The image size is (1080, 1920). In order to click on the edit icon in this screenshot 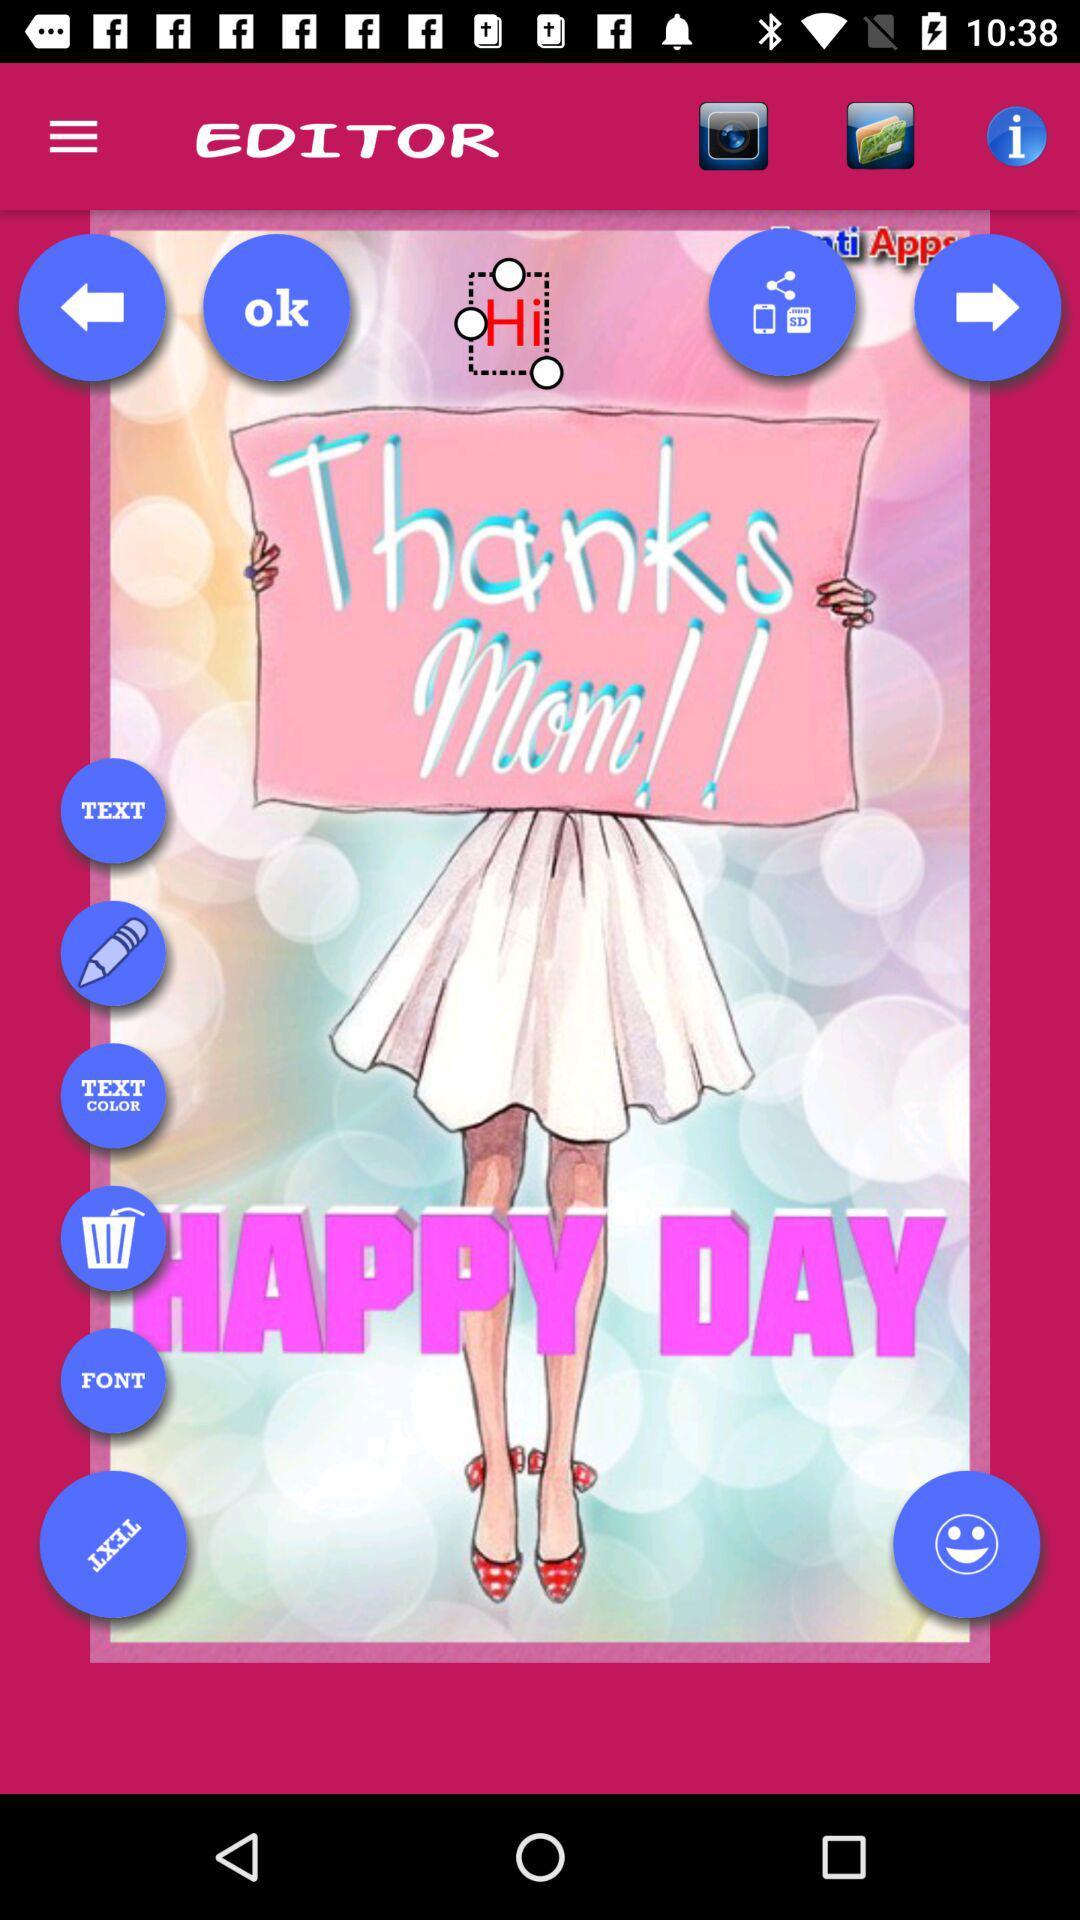, I will do `click(113, 1543)`.